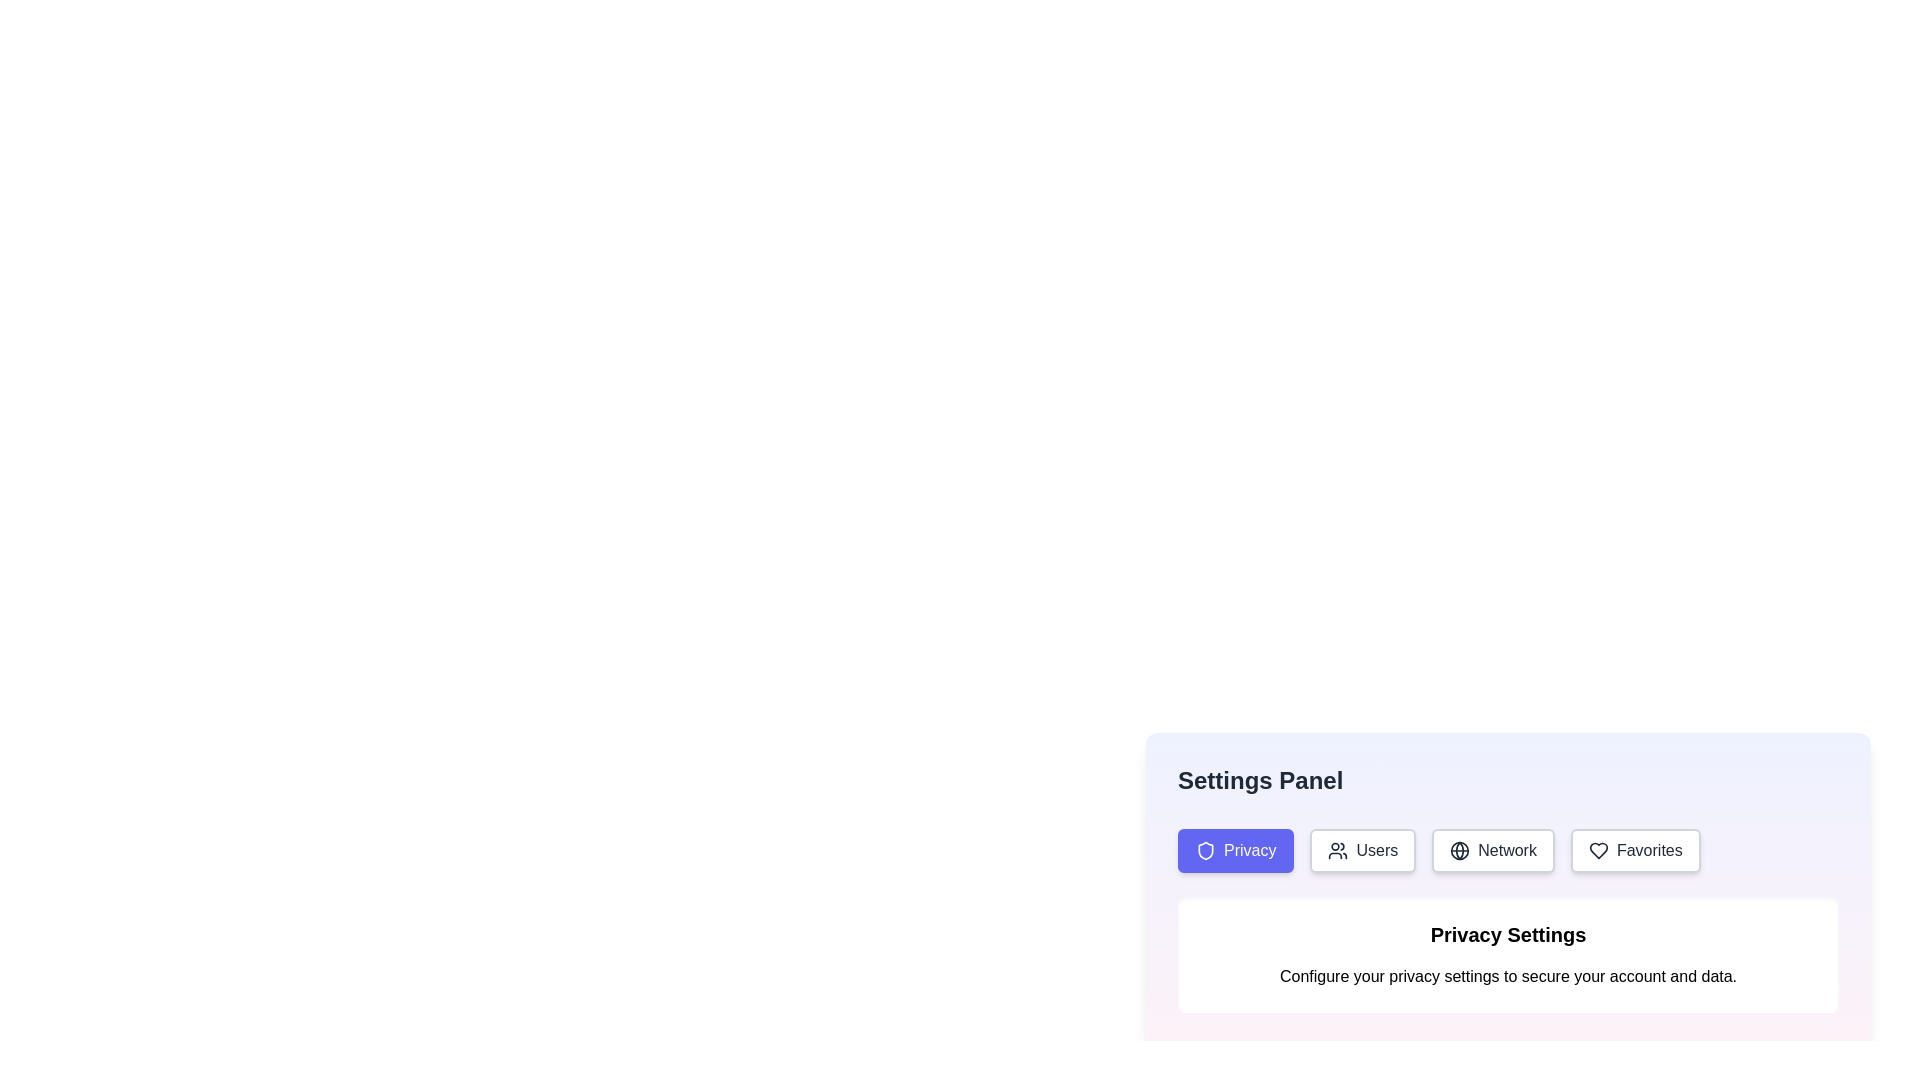 This screenshot has width=1920, height=1080. What do you see at coordinates (1493, 851) in the screenshot?
I see `the 'Network' button, which is the third button in a row labeled 'Privacy', 'Users', 'Network', and 'Favorites'` at bounding box center [1493, 851].